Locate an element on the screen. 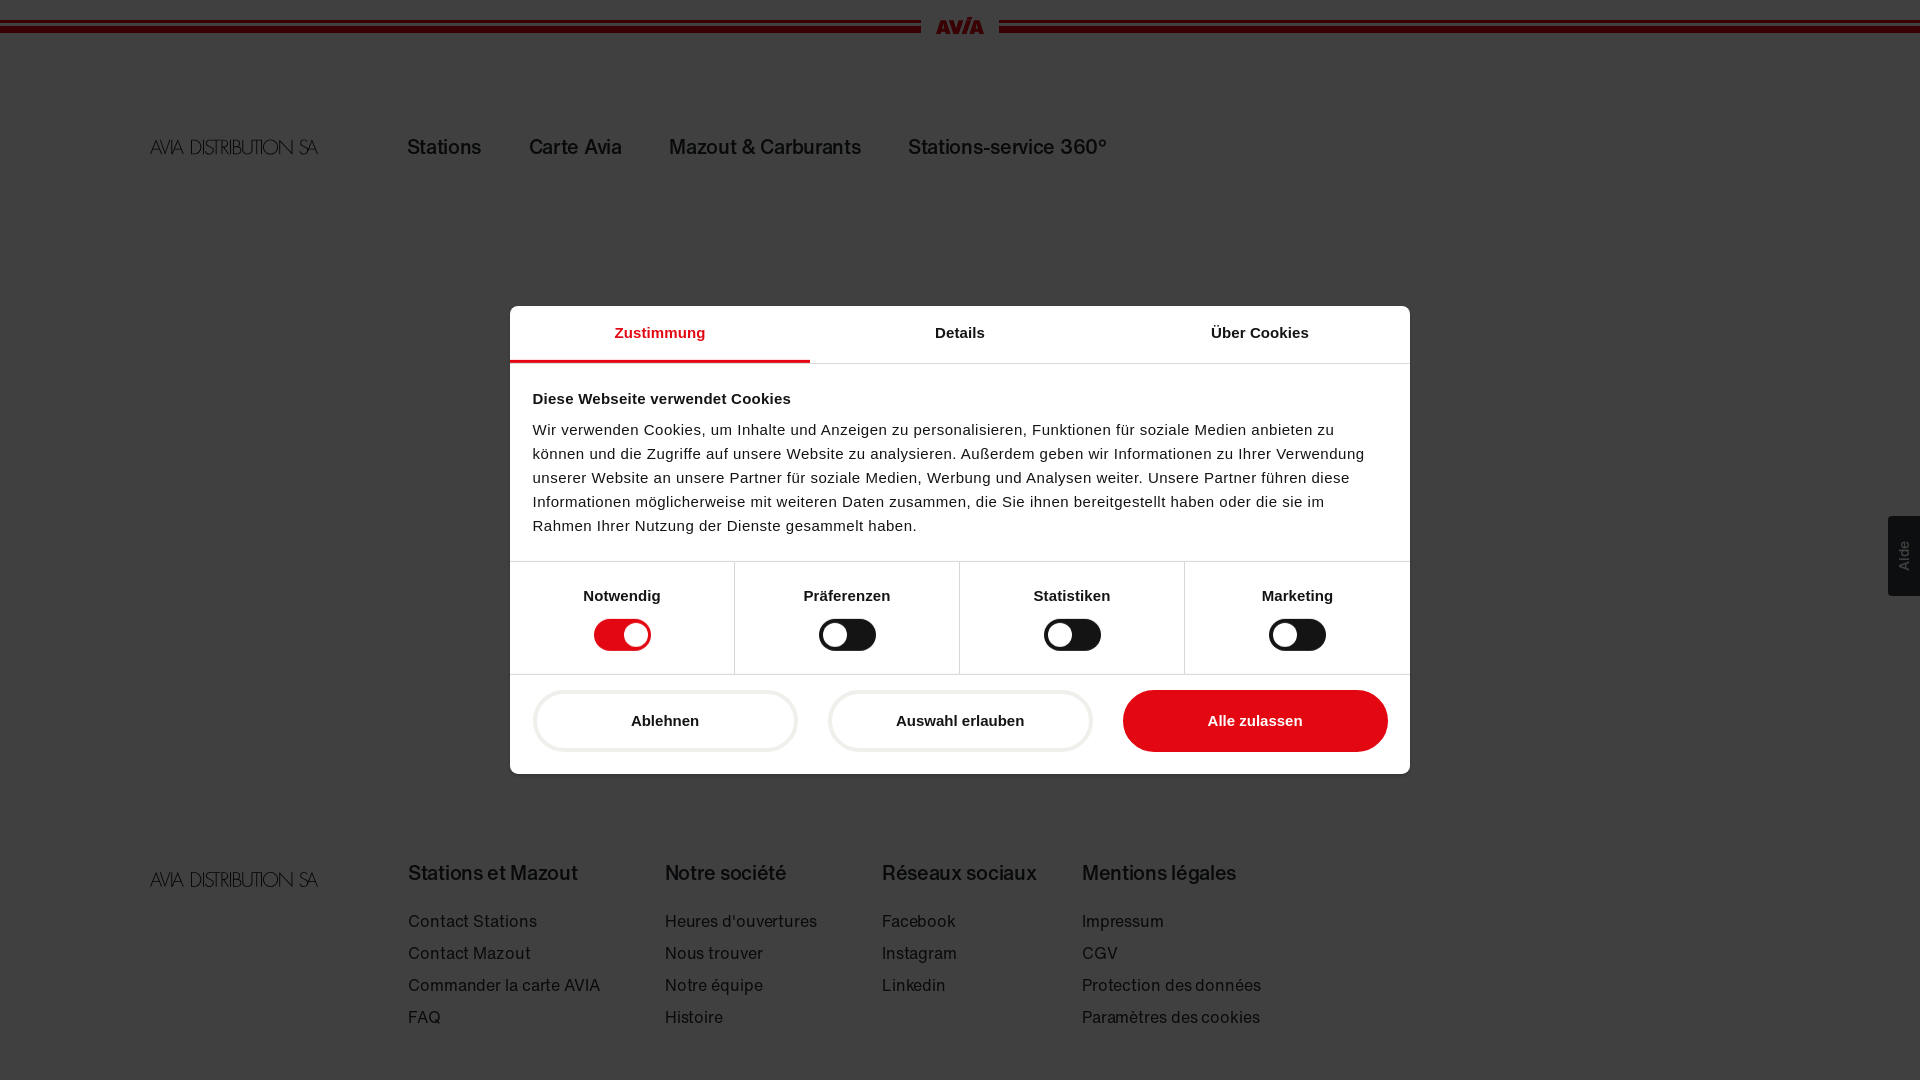 Image resolution: width=1920 pixels, height=1080 pixels. 'Facebook' is located at coordinates (948, 921).